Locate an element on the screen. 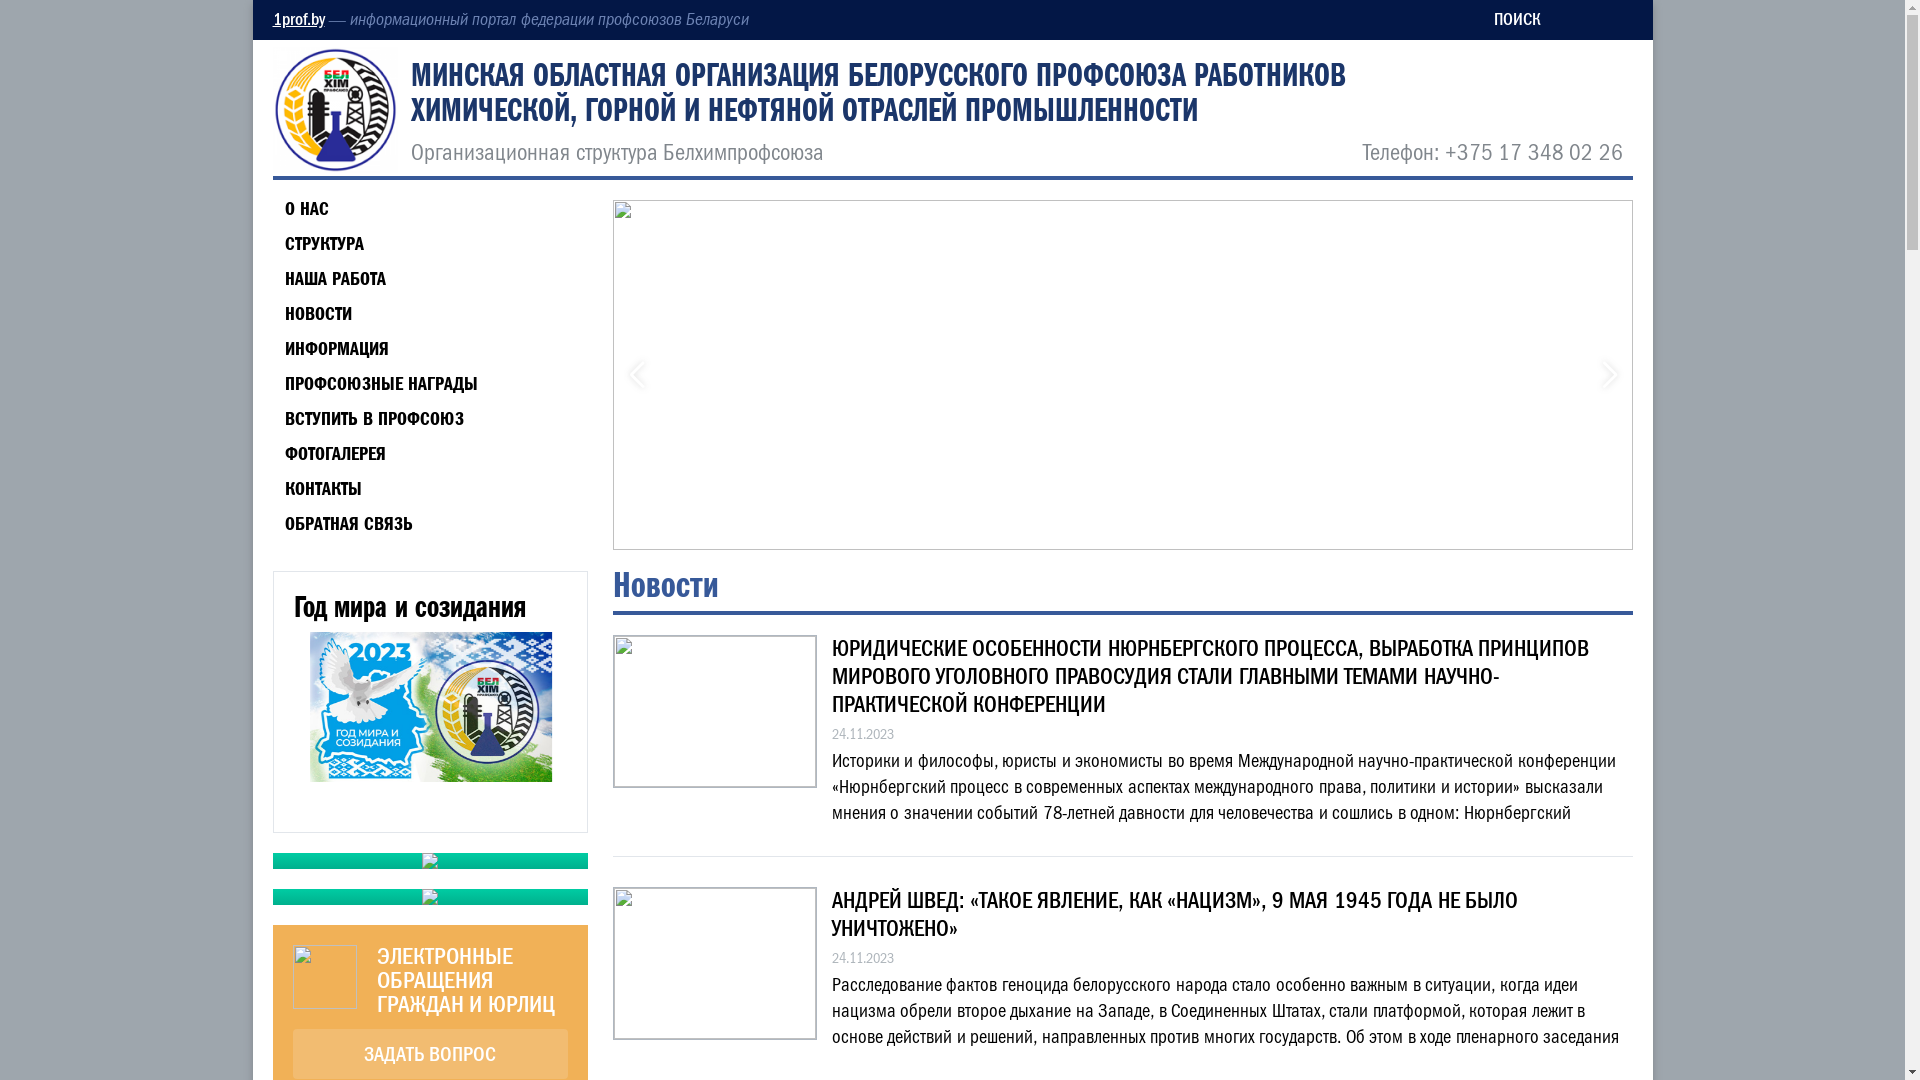  '1prof.by' is located at coordinates (296, 19).